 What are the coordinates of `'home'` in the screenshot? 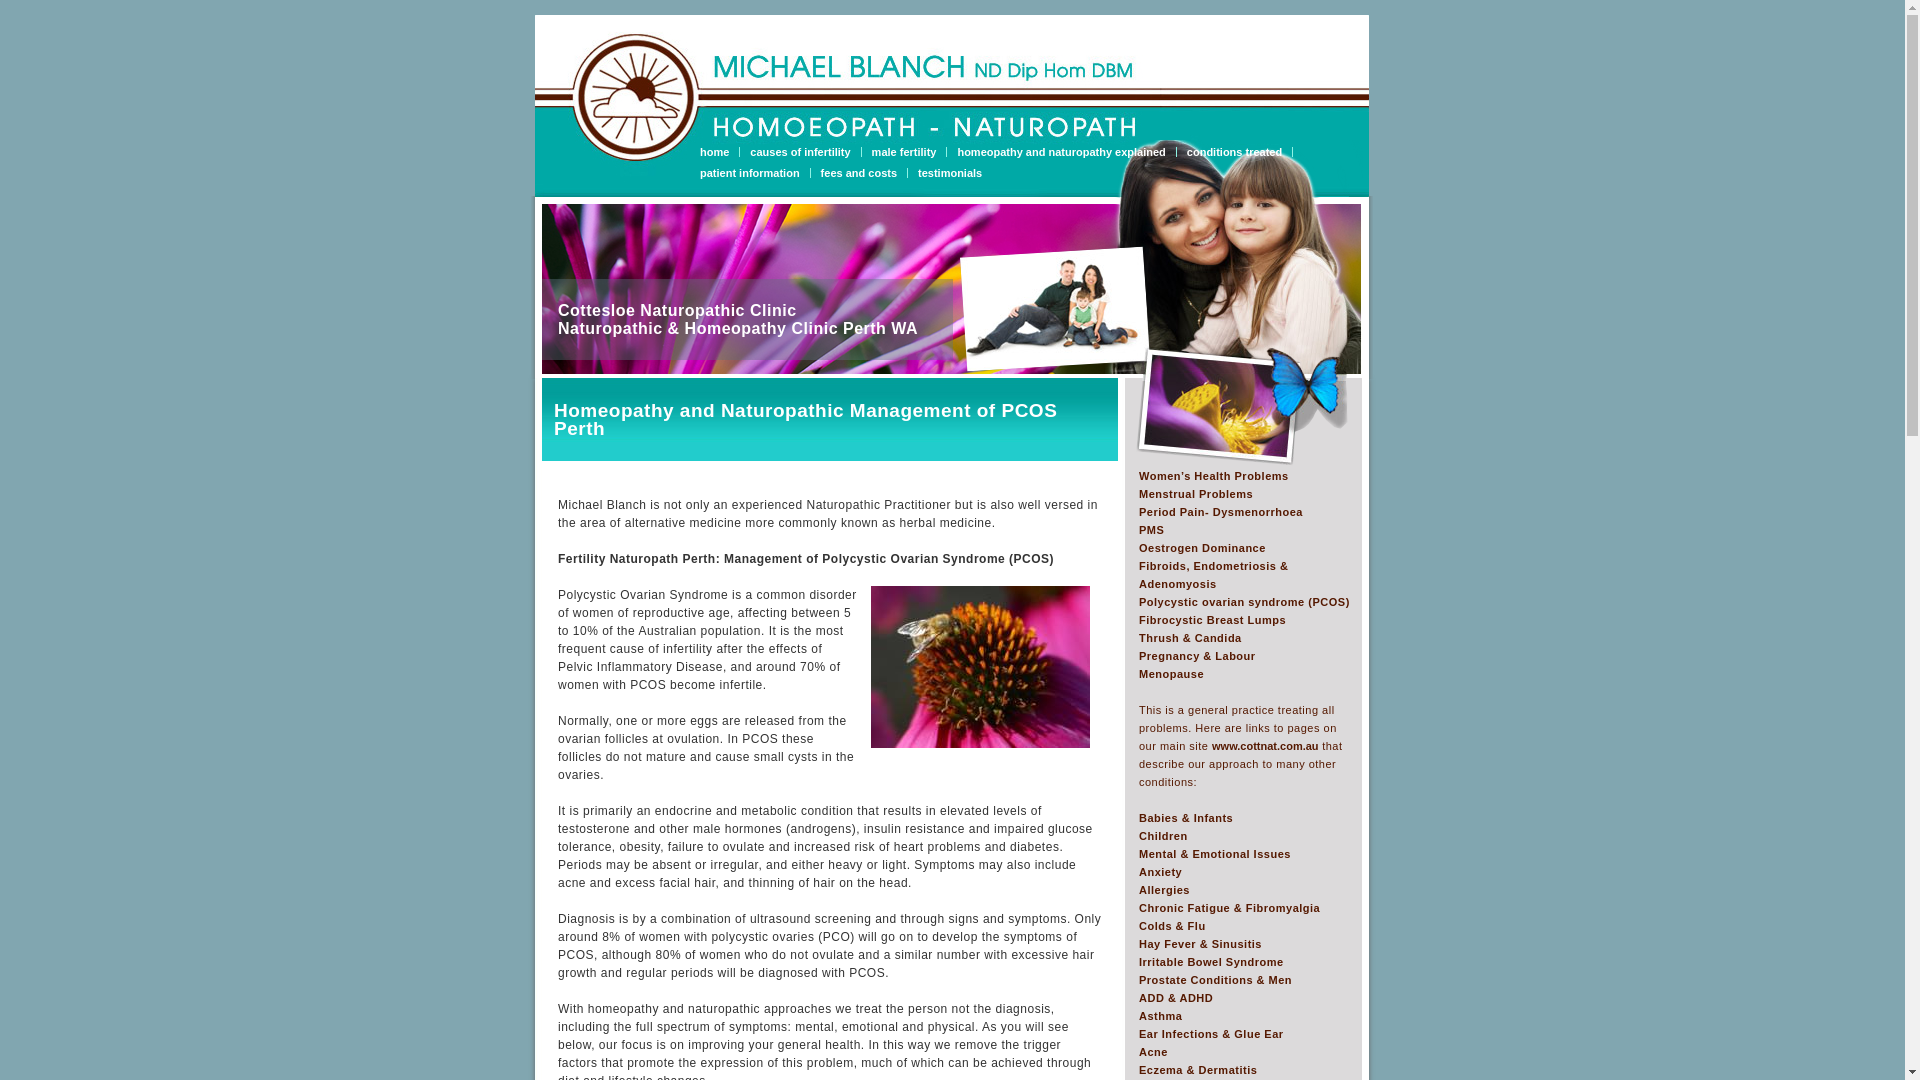 It's located at (720, 150).